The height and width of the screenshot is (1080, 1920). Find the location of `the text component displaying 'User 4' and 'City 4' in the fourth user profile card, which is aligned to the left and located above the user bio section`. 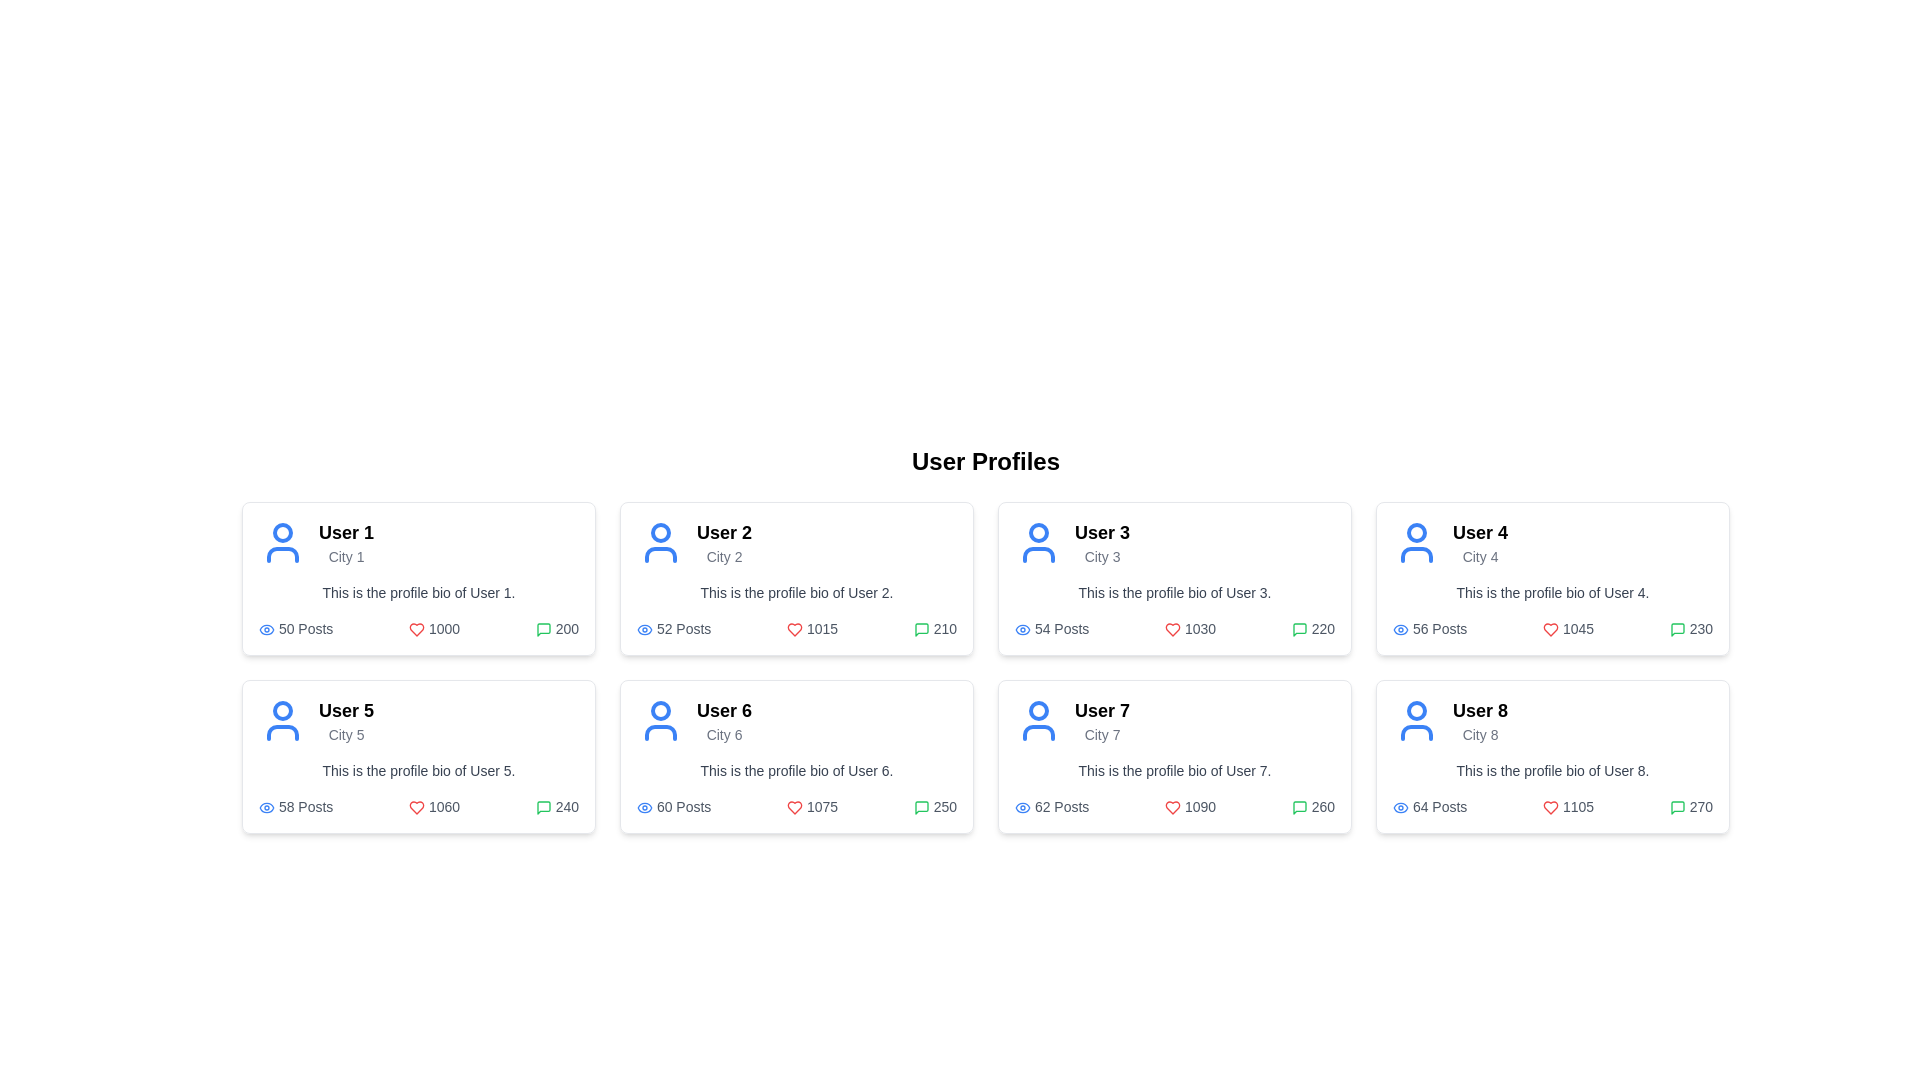

the text component displaying 'User 4' and 'City 4' in the fourth user profile card, which is aligned to the left and located above the user bio section is located at coordinates (1480, 543).